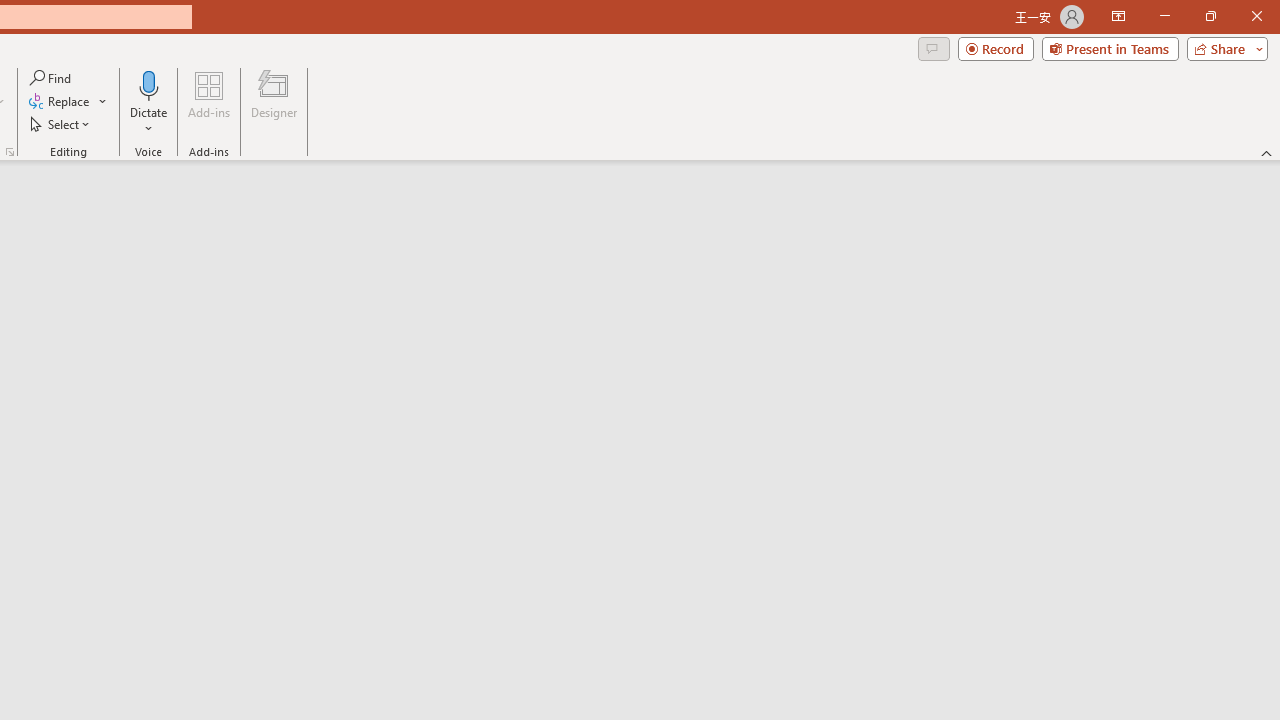  Describe the element at coordinates (1209, 16) in the screenshot. I see `'Restore Down'` at that location.